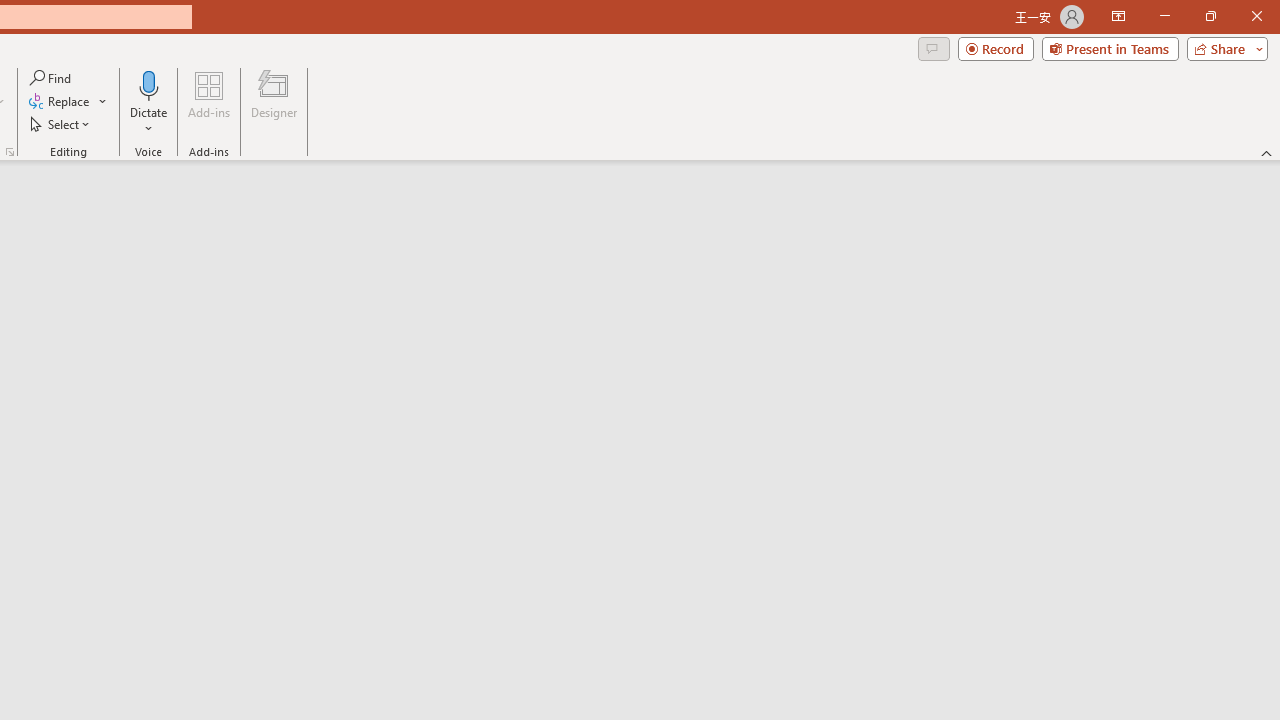  Describe the element at coordinates (1209, 16) in the screenshot. I see `'Restore Down'` at that location.